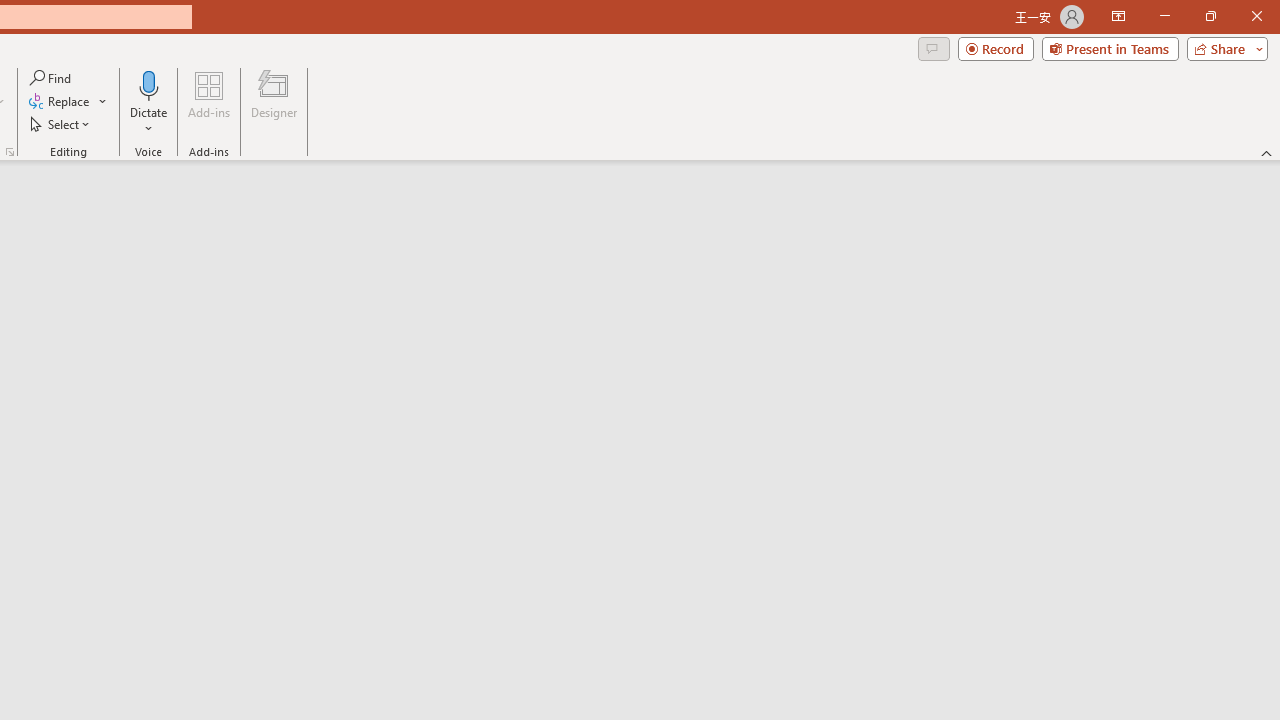  Describe the element at coordinates (1209, 16) in the screenshot. I see `'Restore Down'` at that location.